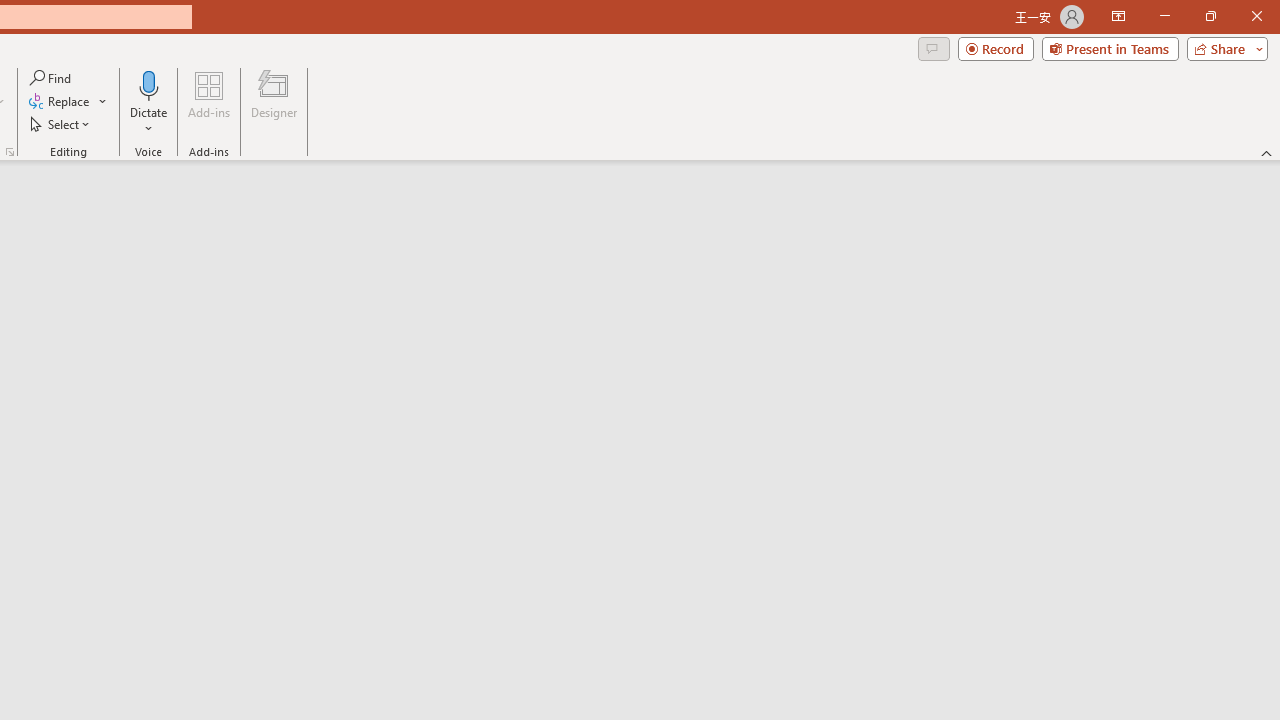  Describe the element at coordinates (1209, 16) in the screenshot. I see `'Restore Down'` at that location.